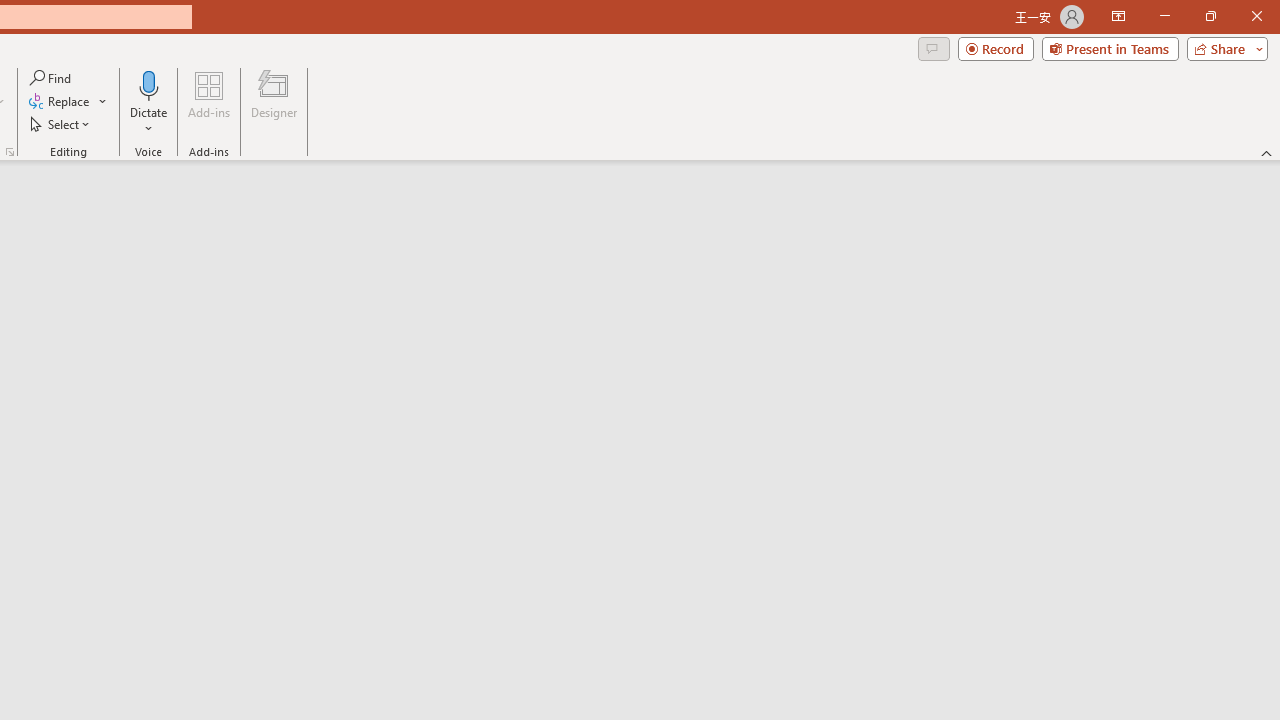  Describe the element at coordinates (1209, 16) in the screenshot. I see `'Restore Down'` at that location.